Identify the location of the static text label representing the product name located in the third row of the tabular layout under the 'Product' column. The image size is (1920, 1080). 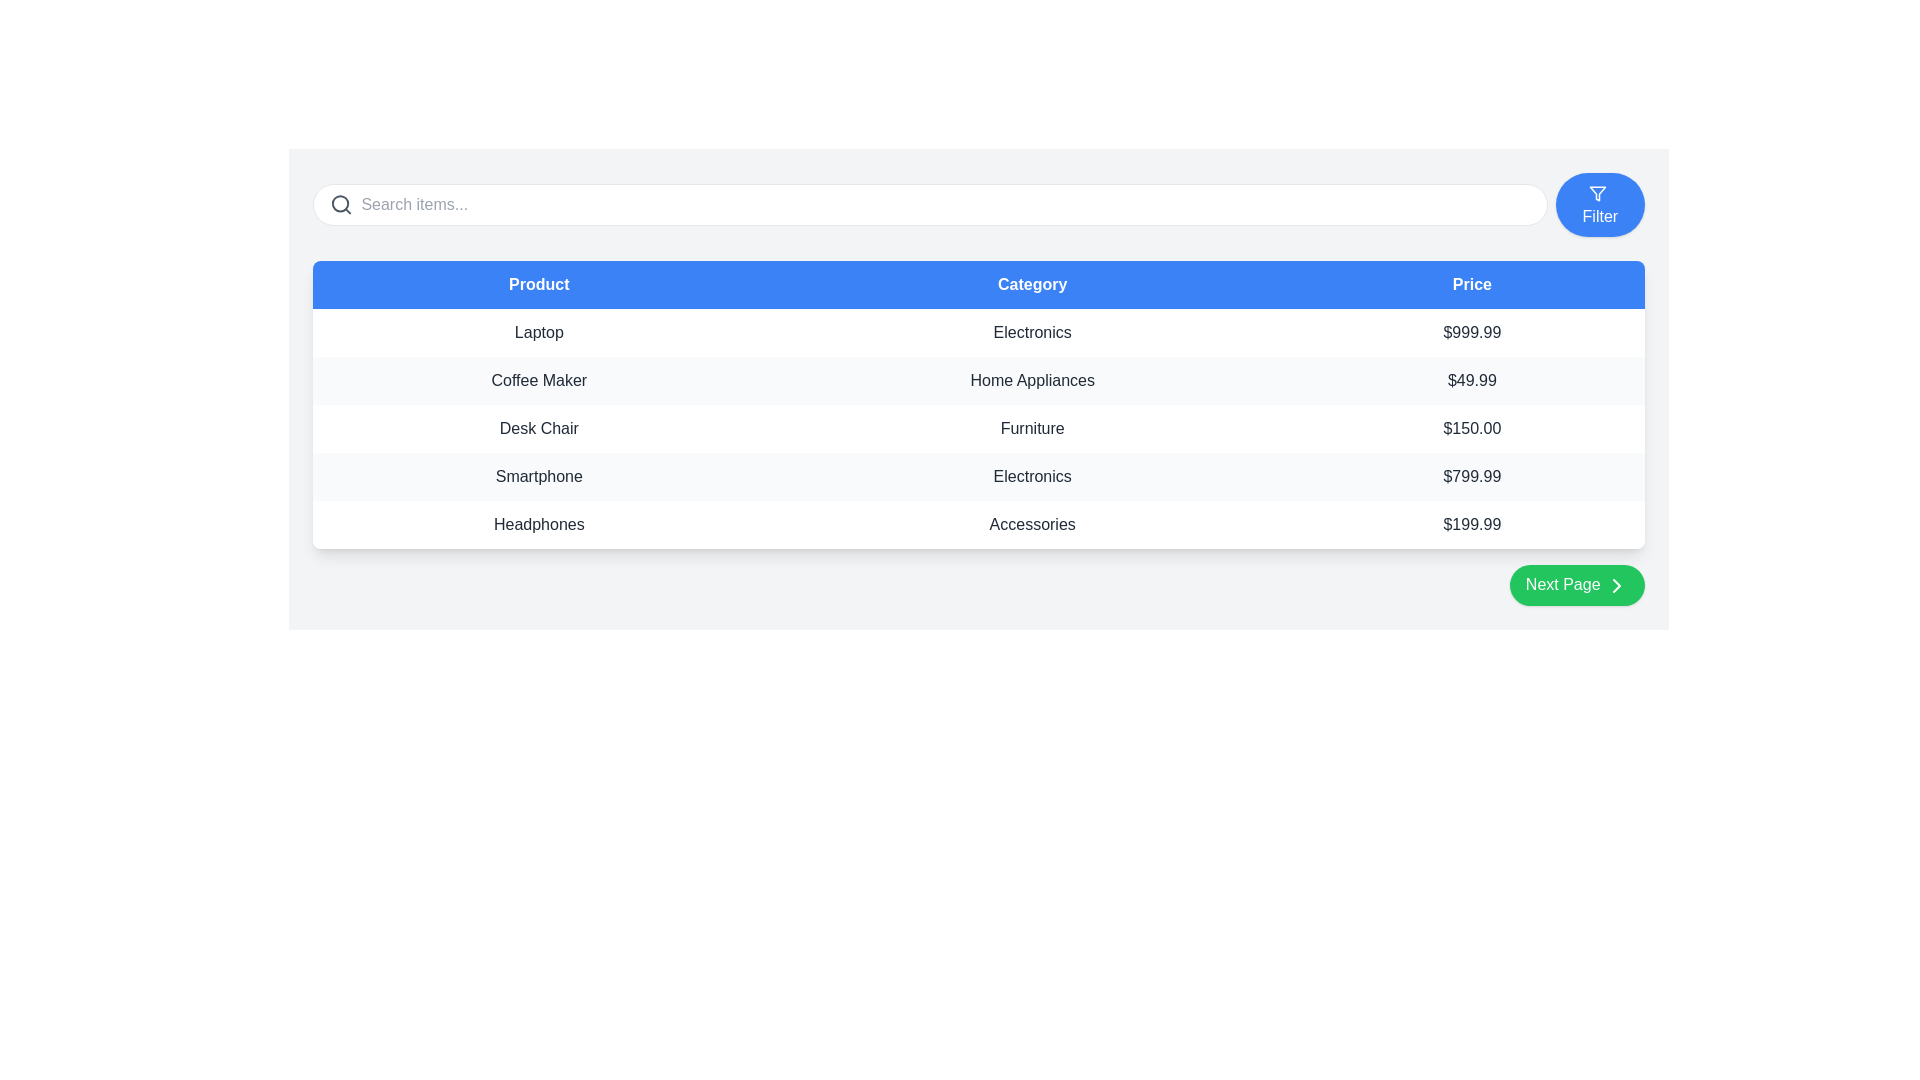
(539, 427).